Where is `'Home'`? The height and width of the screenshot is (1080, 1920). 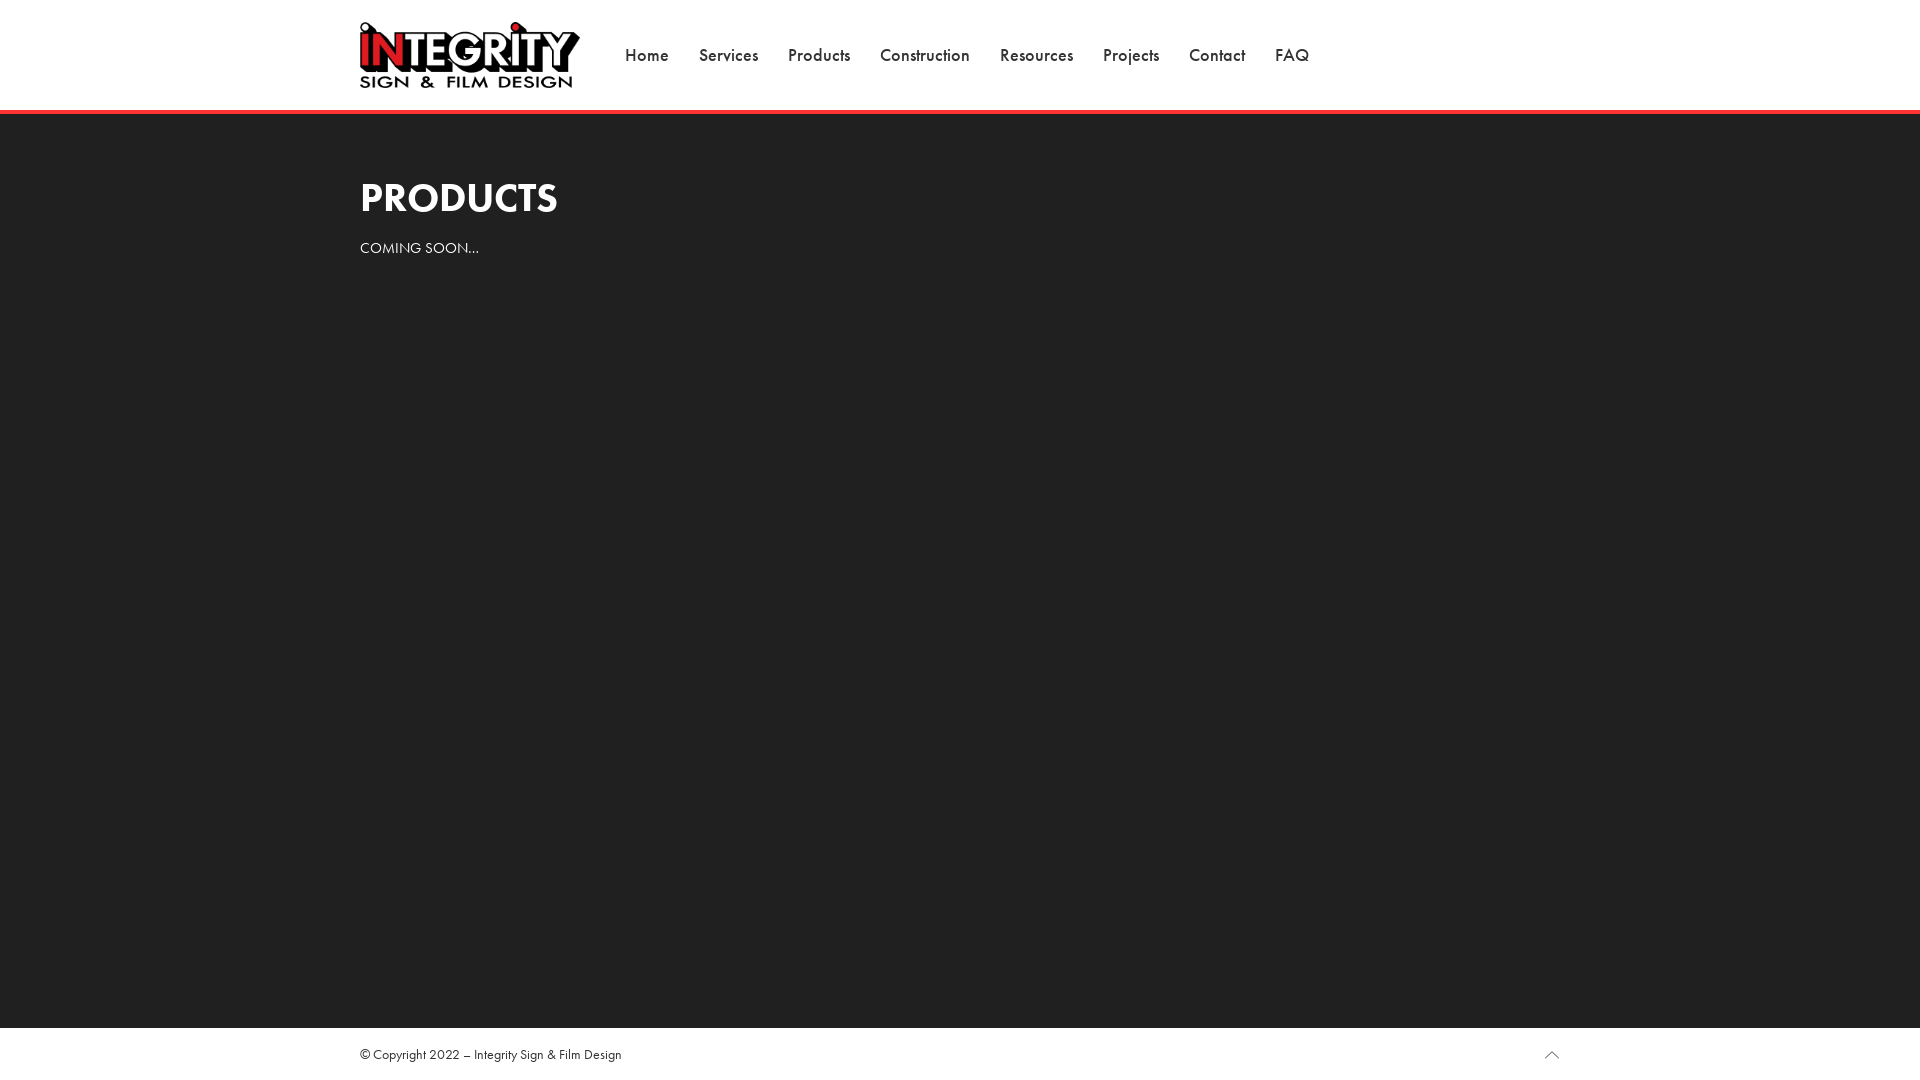 'Home' is located at coordinates (647, 53).